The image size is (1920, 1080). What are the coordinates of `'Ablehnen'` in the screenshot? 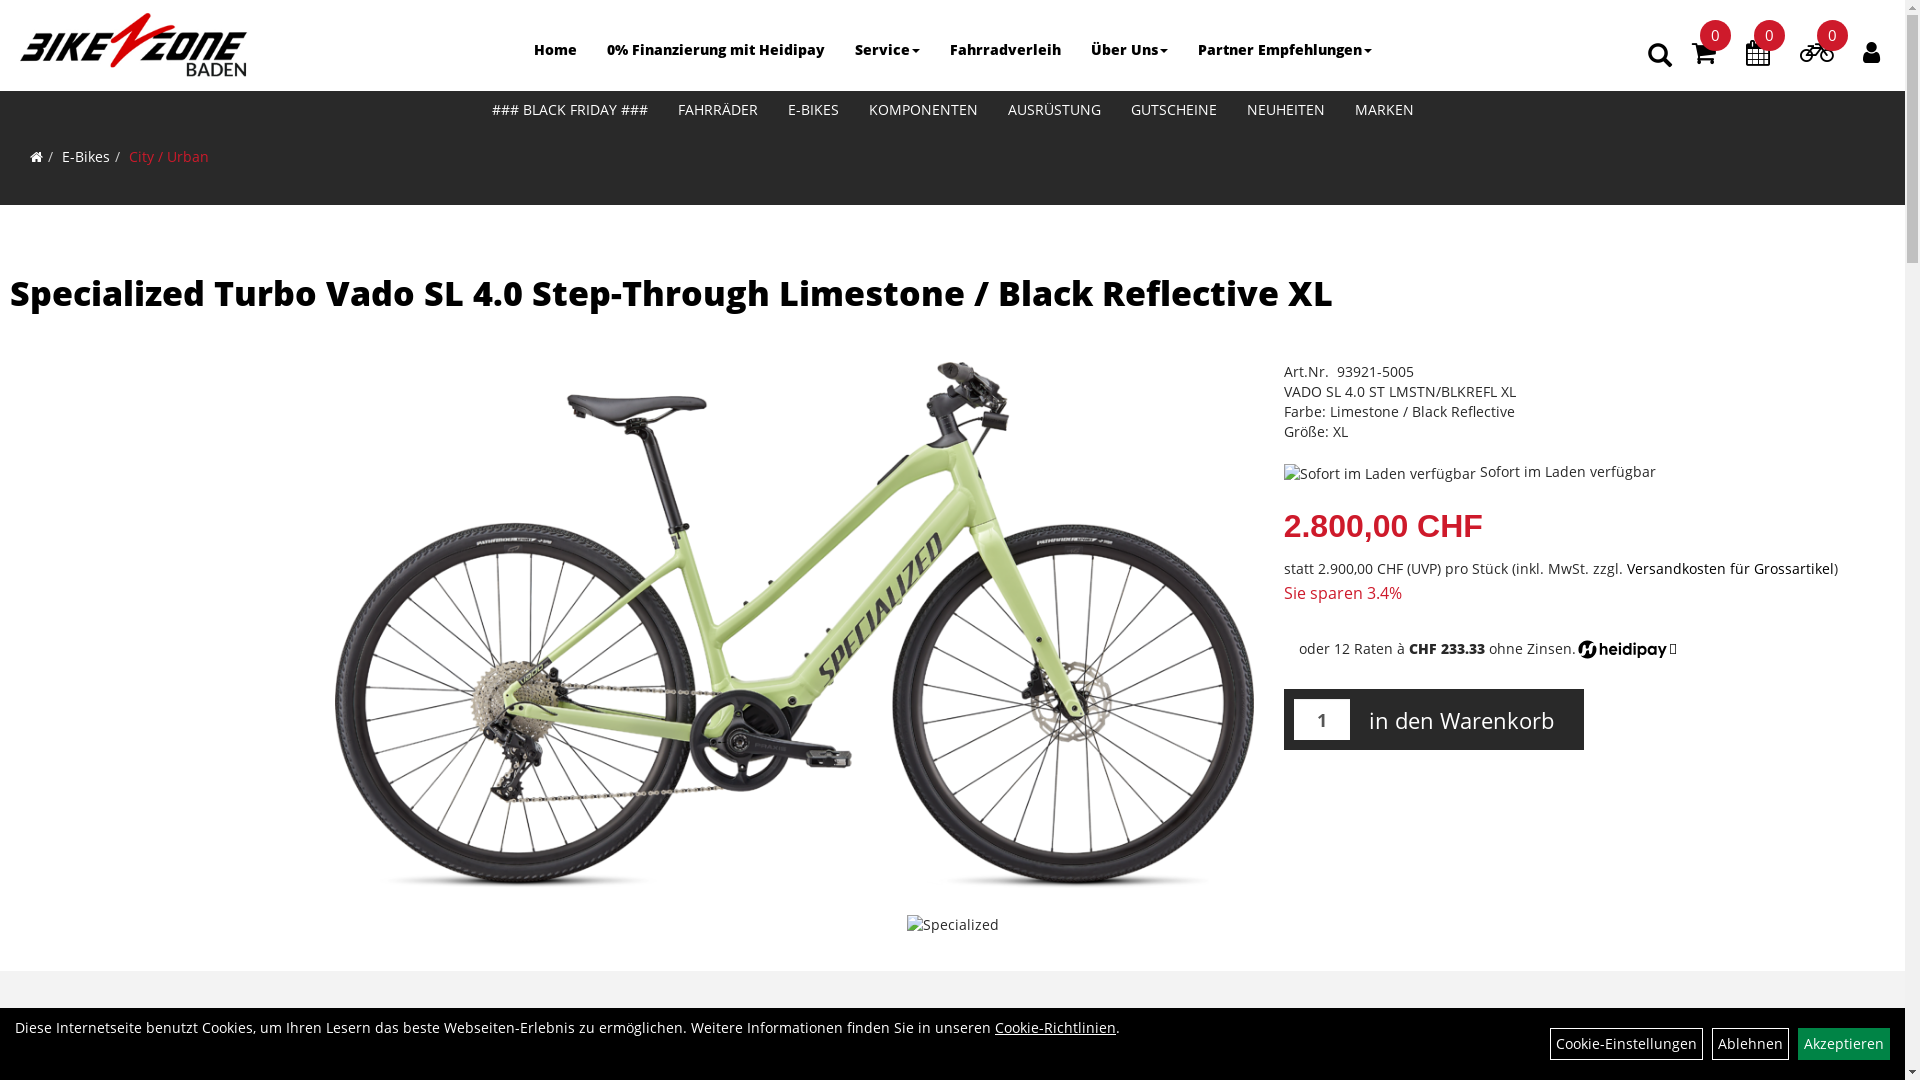 It's located at (1749, 1043).